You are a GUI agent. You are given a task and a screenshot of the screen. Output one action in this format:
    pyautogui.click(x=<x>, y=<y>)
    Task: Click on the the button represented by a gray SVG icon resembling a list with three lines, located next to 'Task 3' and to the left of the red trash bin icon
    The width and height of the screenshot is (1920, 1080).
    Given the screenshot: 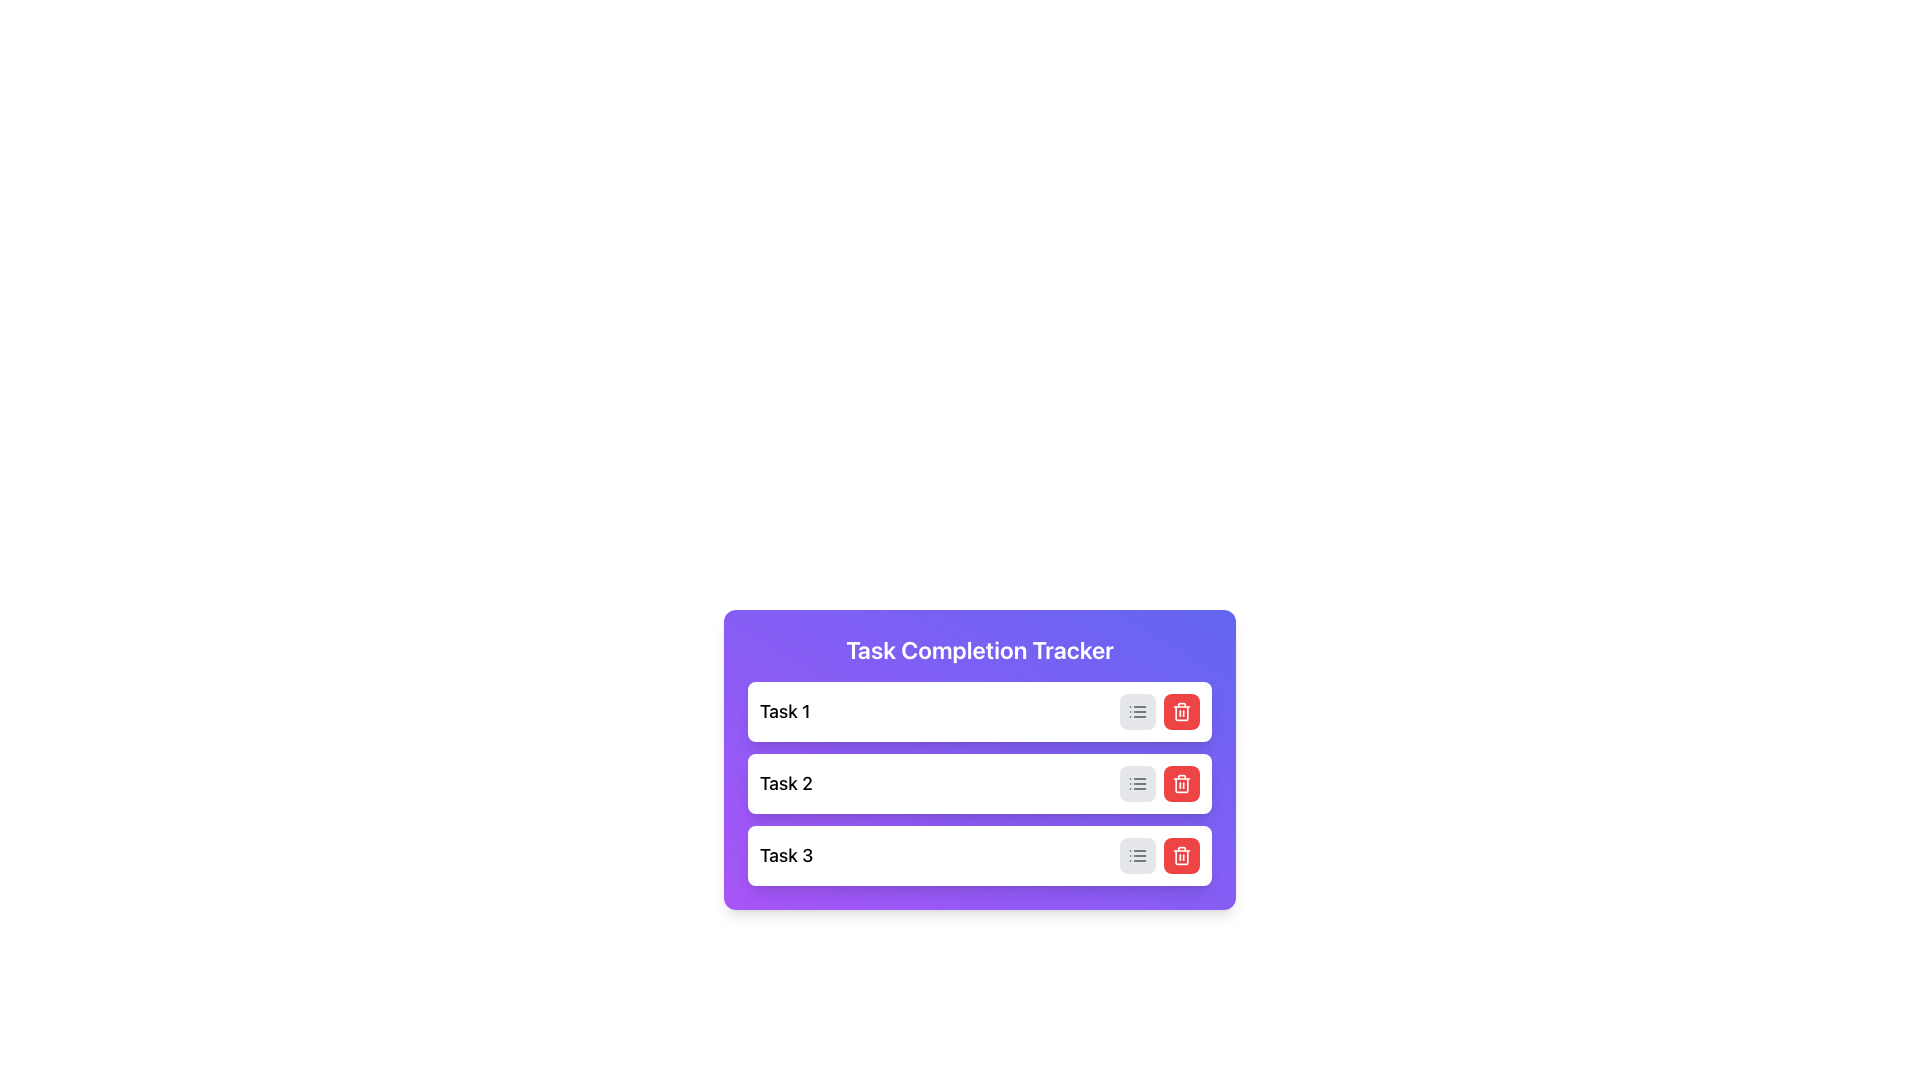 What is the action you would take?
    pyautogui.click(x=1137, y=855)
    